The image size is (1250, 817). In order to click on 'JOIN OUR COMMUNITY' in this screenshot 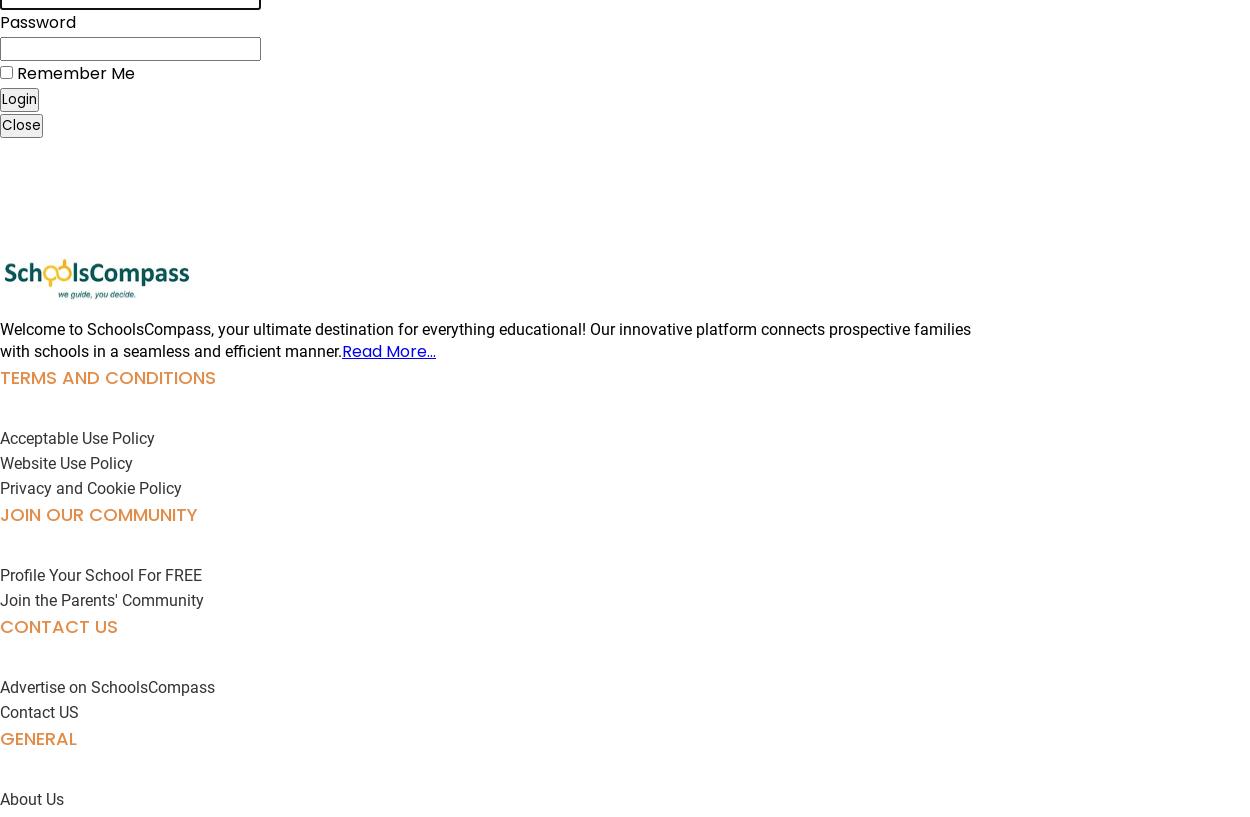, I will do `click(98, 513)`.